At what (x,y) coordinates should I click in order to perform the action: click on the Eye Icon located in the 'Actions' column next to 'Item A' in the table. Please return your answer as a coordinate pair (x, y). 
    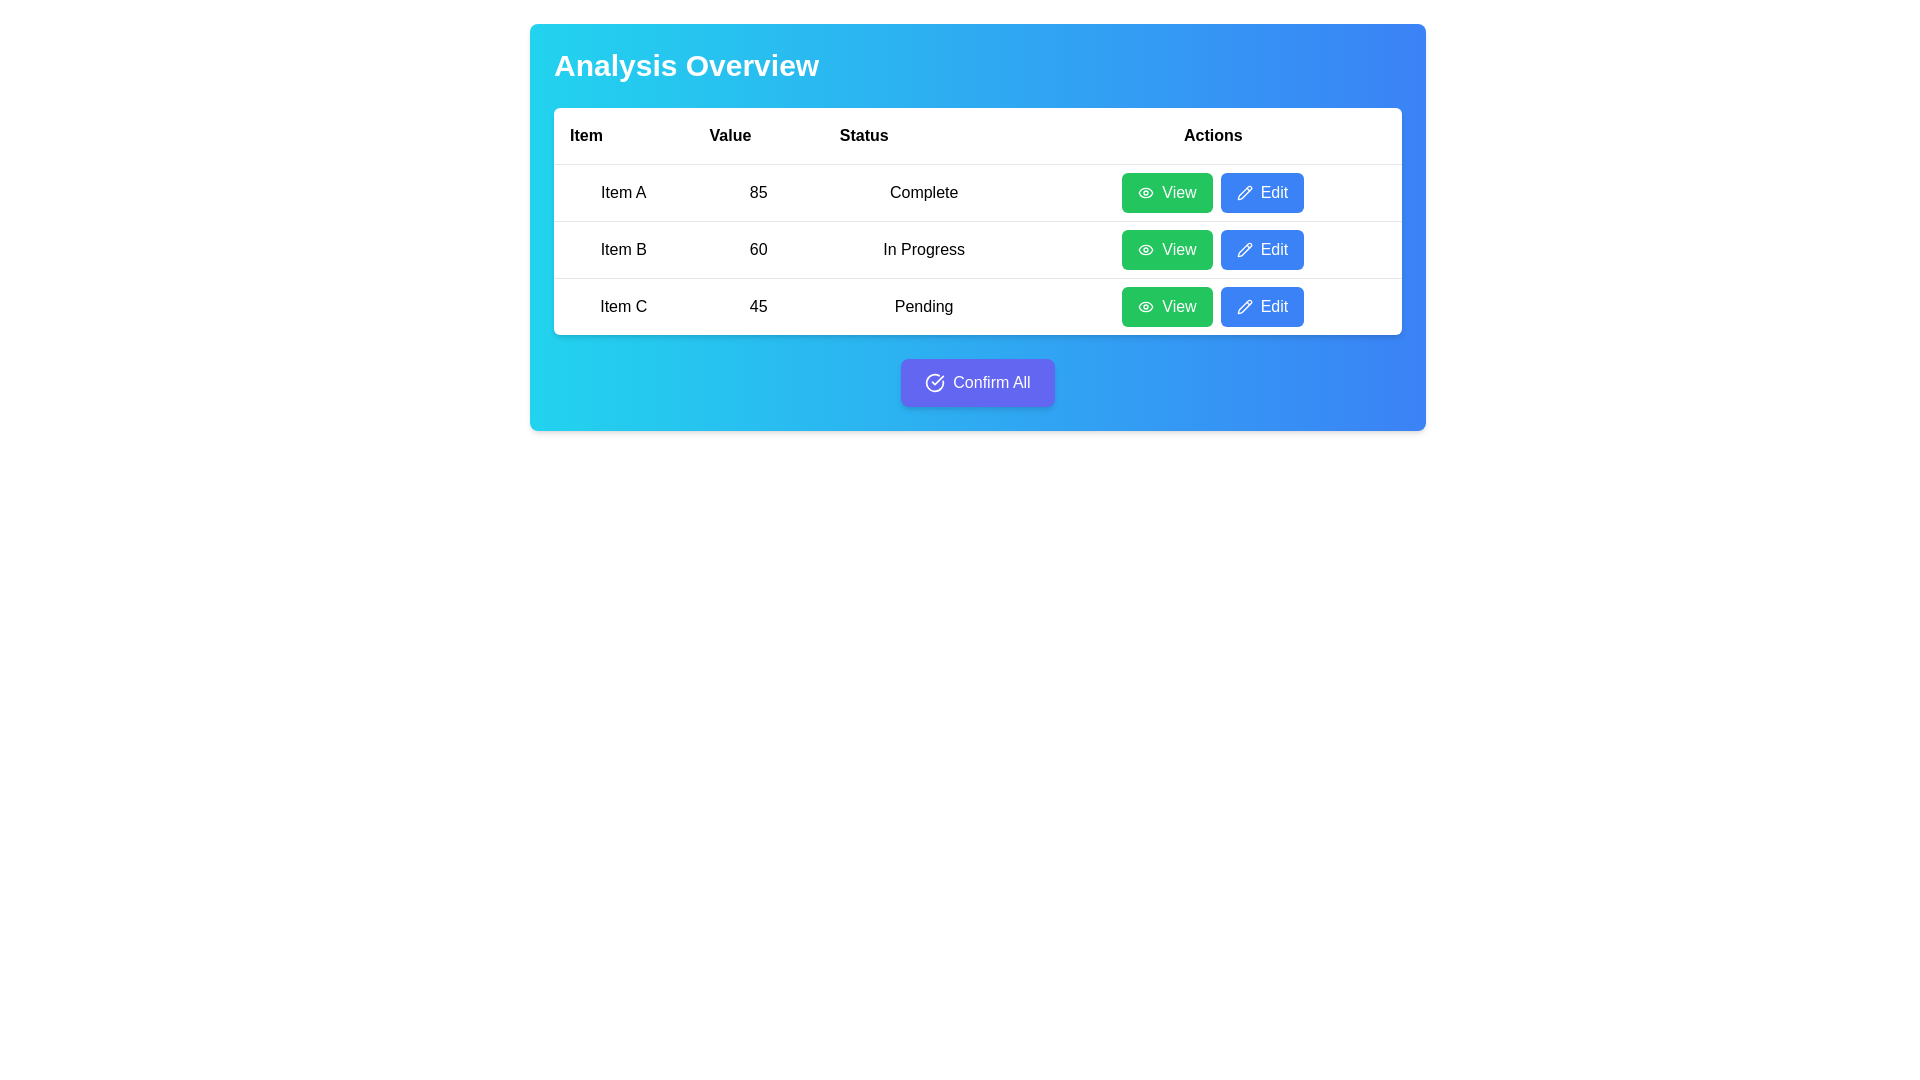
    Looking at the image, I should click on (1146, 192).